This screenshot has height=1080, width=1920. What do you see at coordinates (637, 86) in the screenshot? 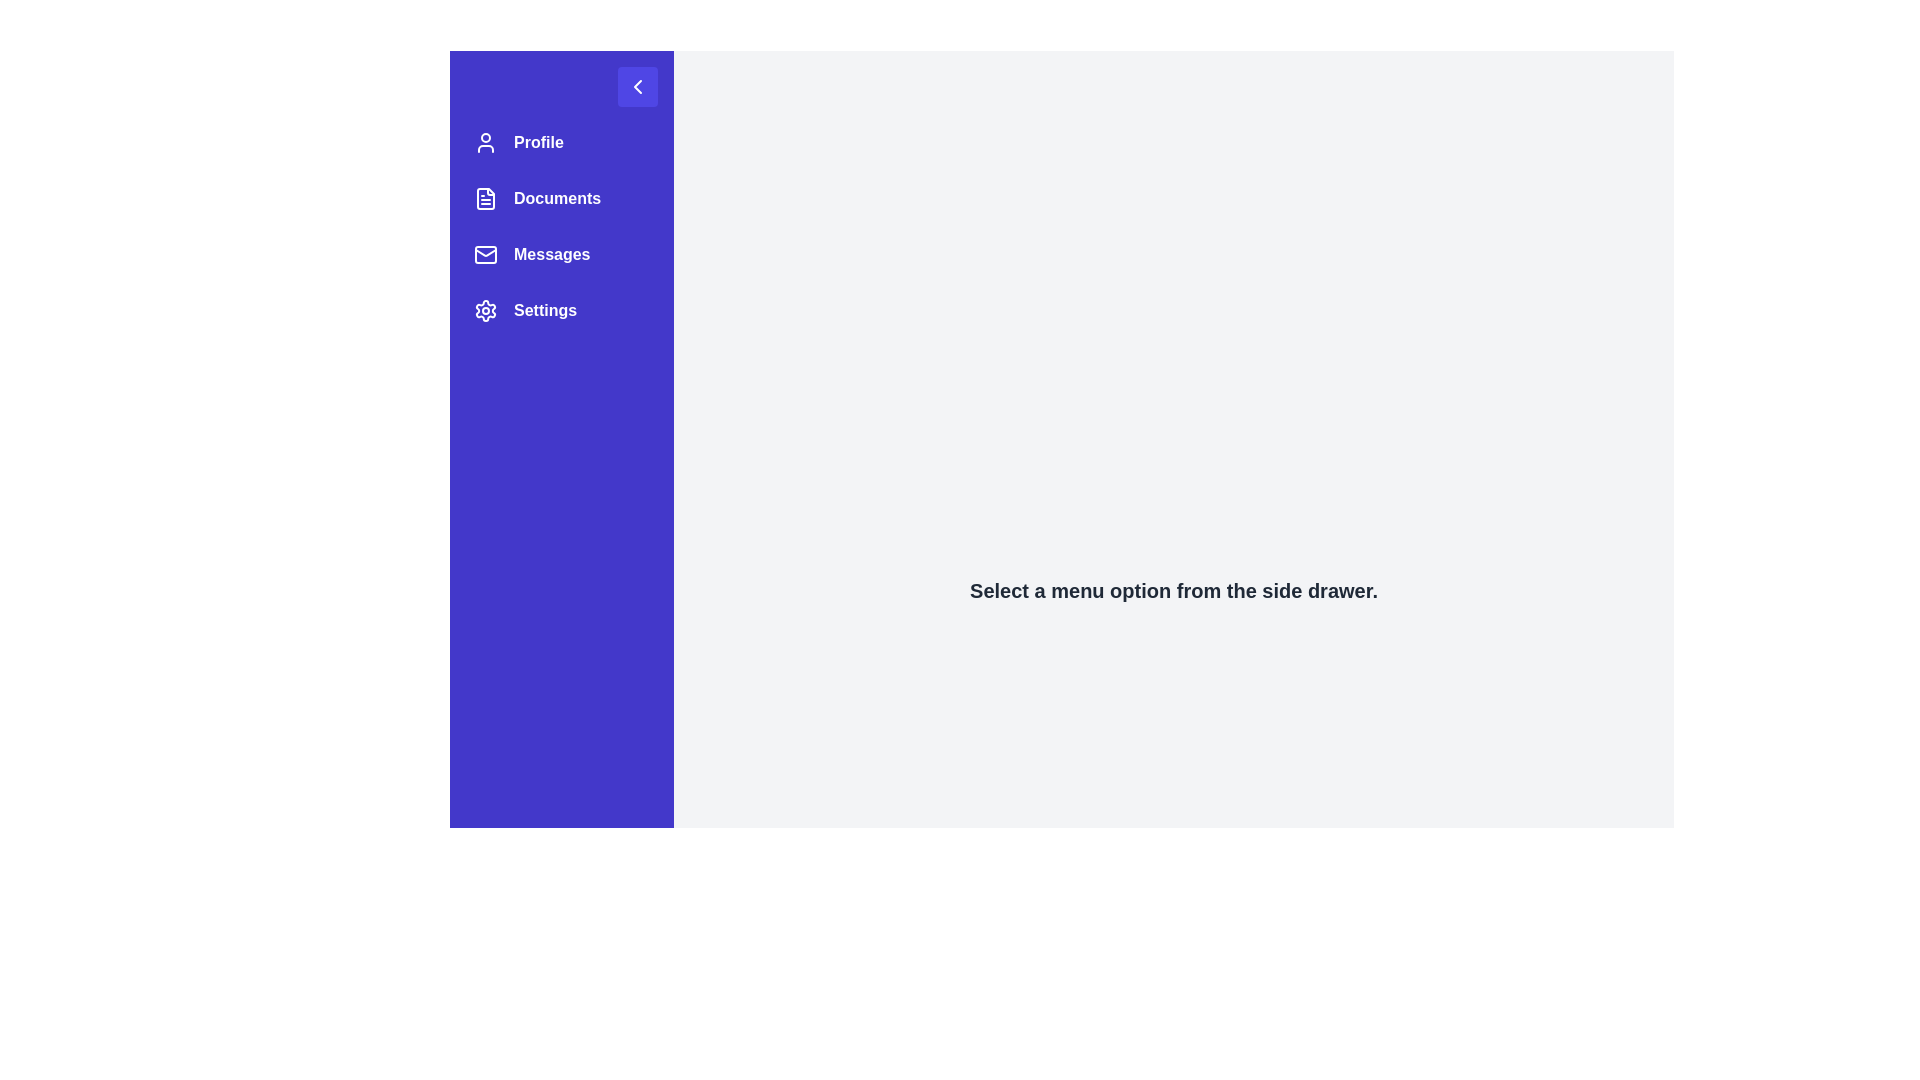
I see `the left chevron icon in the top-left corner of the interface` at bounding box center [637, 86].